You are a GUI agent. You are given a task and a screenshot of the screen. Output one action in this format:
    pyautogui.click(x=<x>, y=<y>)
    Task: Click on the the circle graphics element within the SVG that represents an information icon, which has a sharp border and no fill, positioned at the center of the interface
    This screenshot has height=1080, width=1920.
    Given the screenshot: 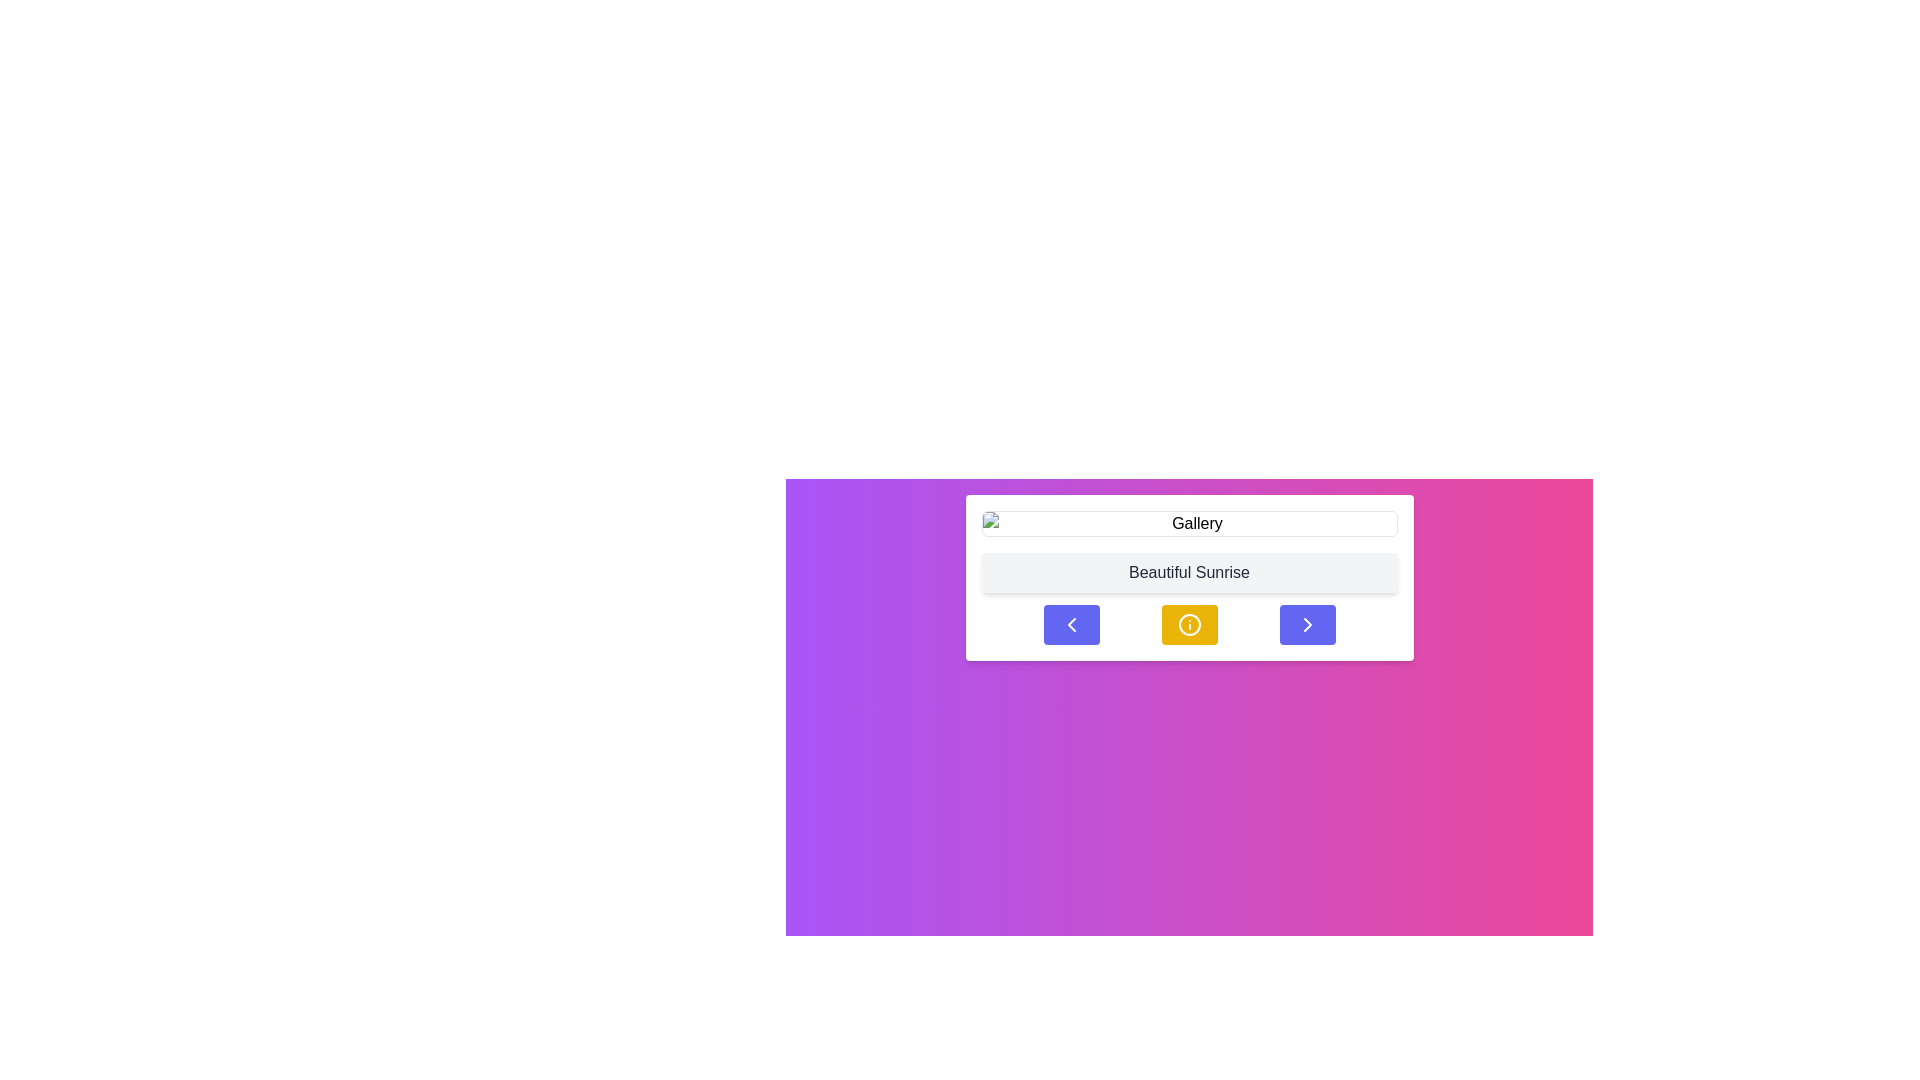 What is the action you would take?
    pyautogui.click(x=1189, y=623)
    